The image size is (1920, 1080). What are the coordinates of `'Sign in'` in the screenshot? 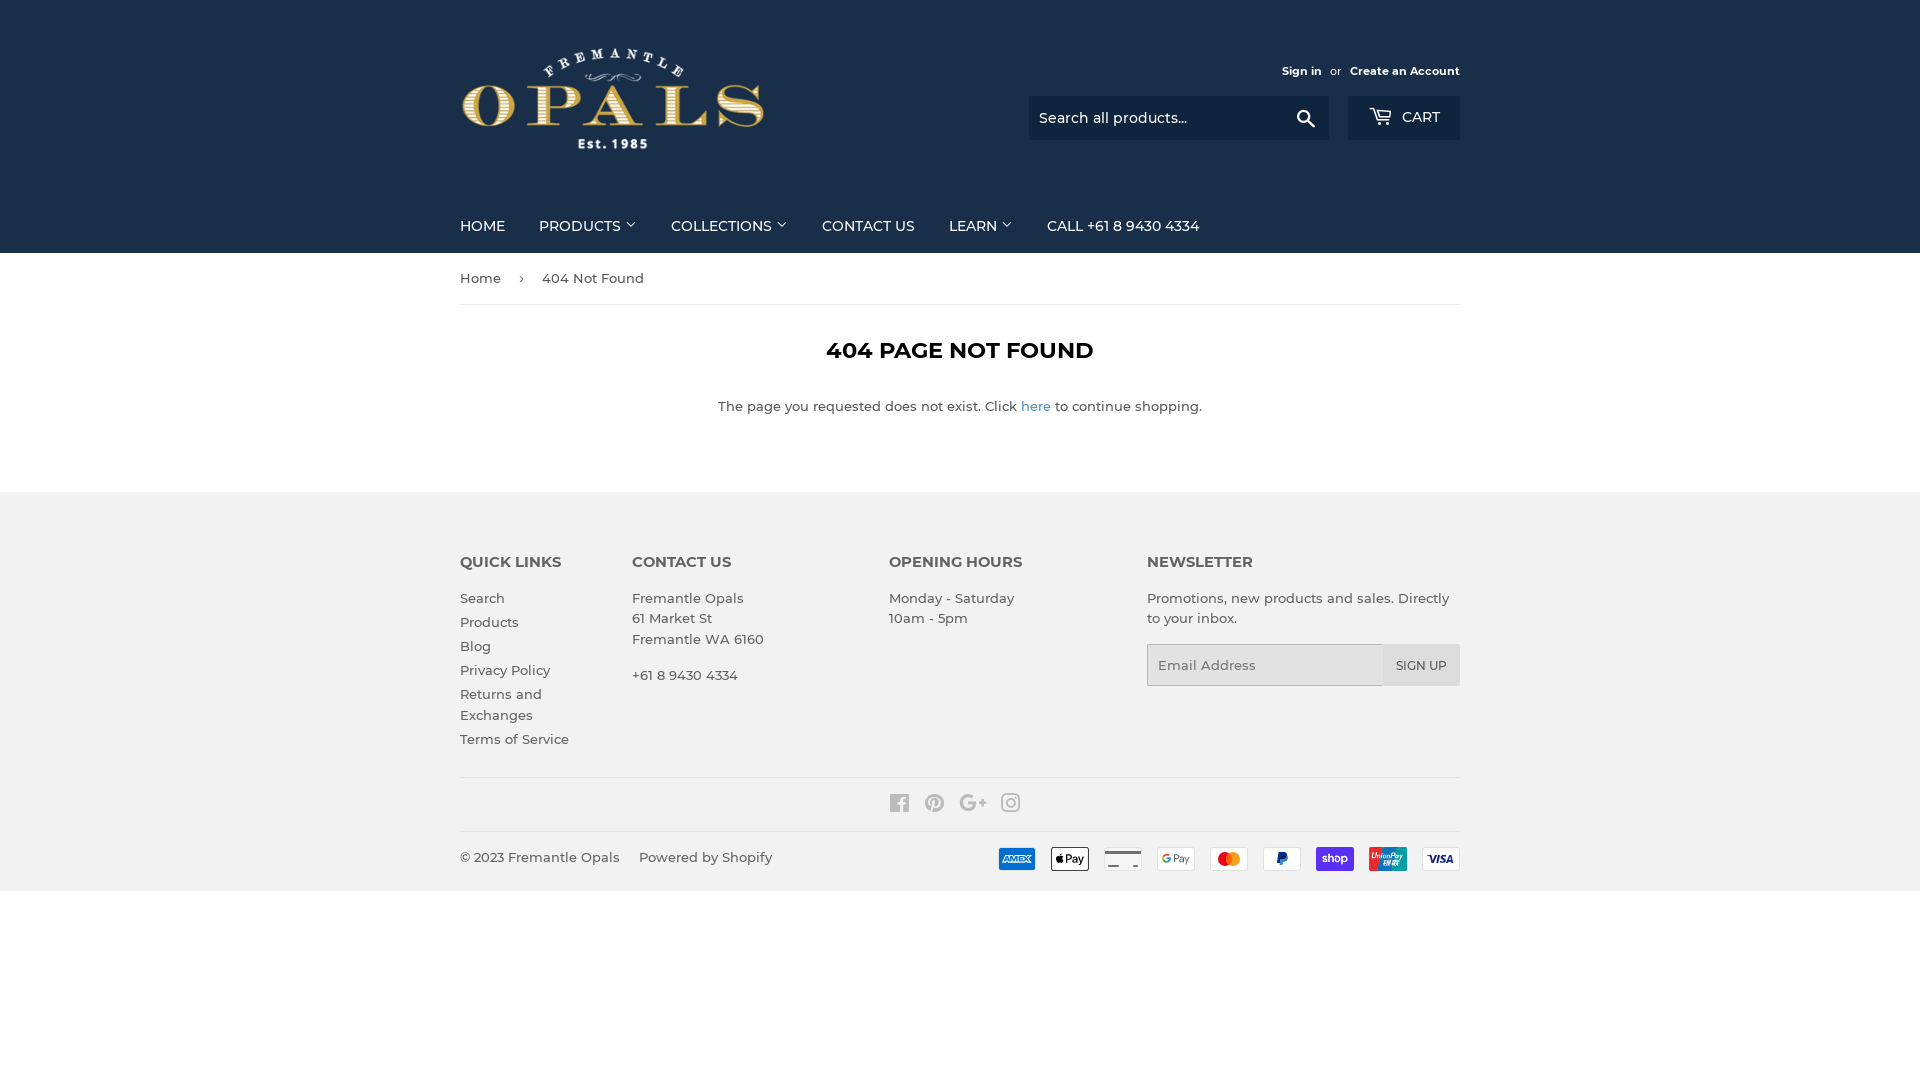 It's located at (1301, 69).